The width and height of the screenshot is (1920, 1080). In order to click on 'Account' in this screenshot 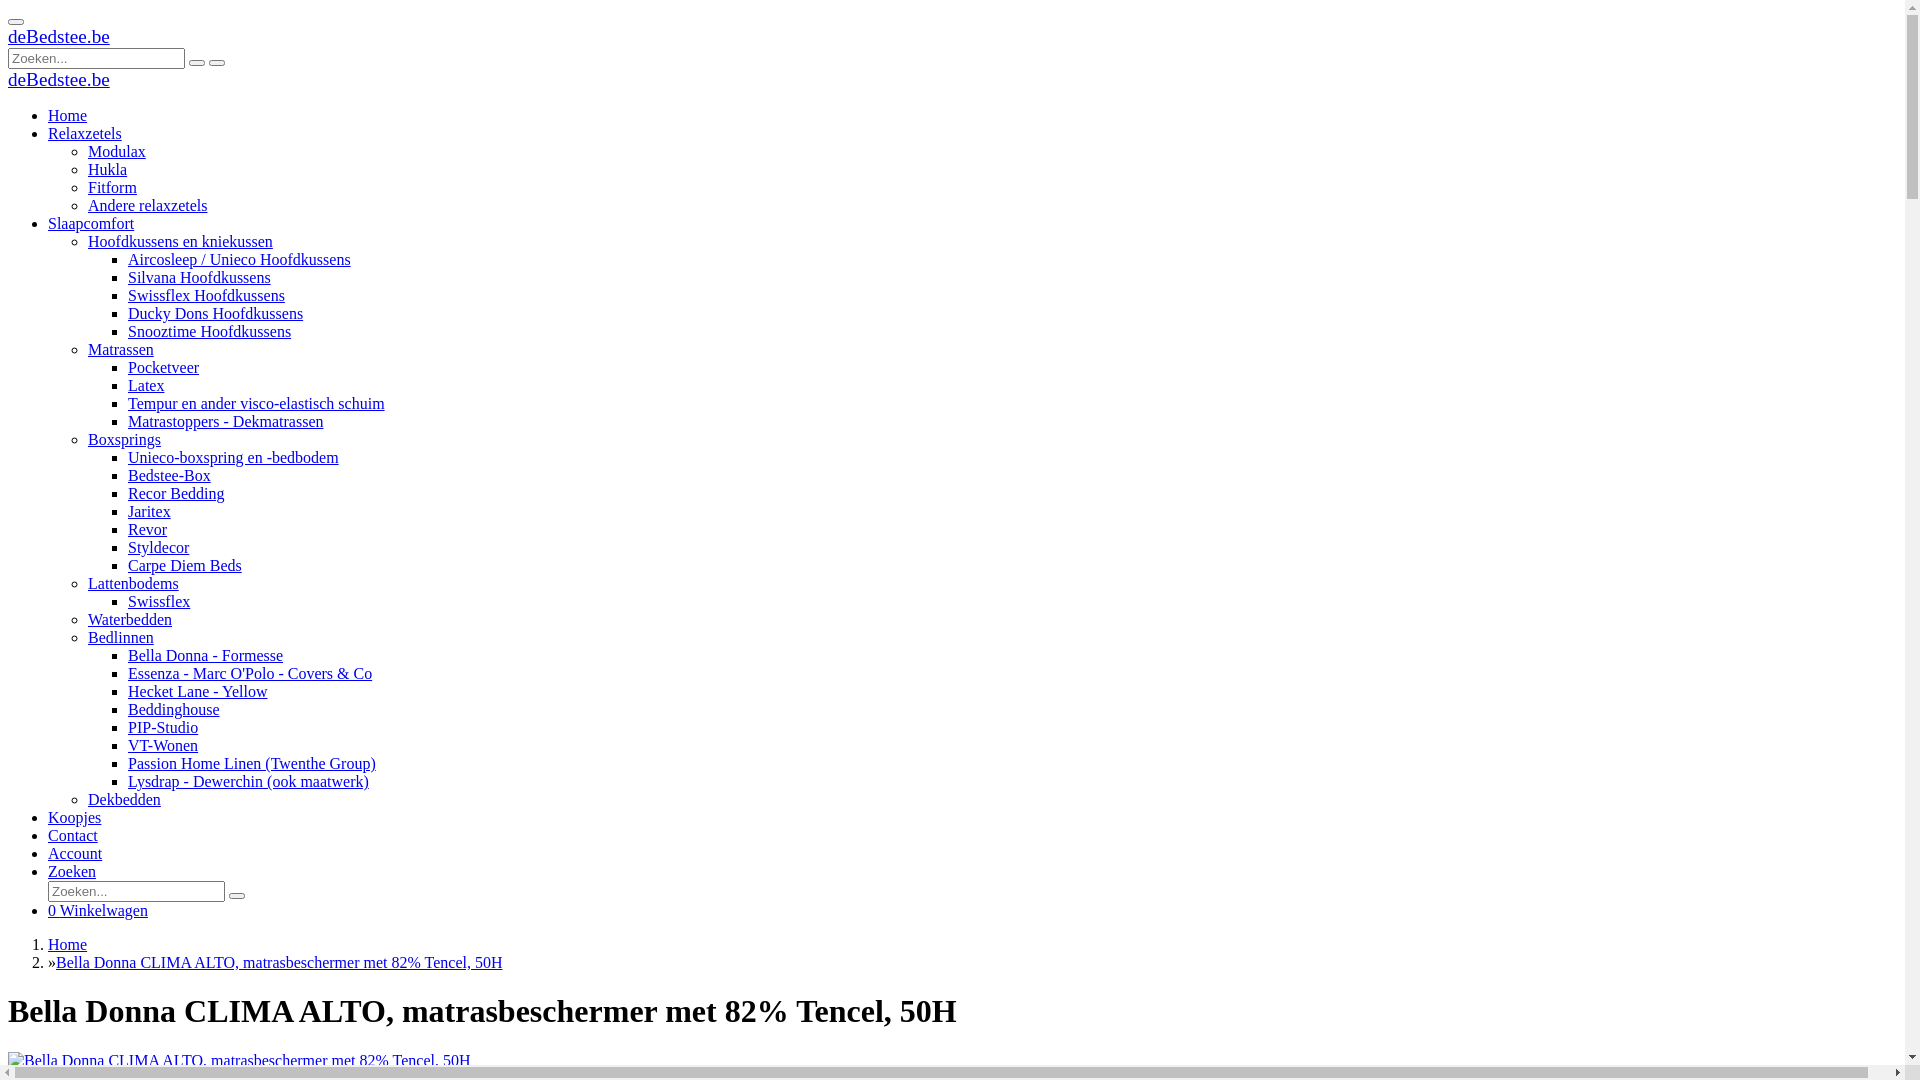, I will do `click(75, 853)`.